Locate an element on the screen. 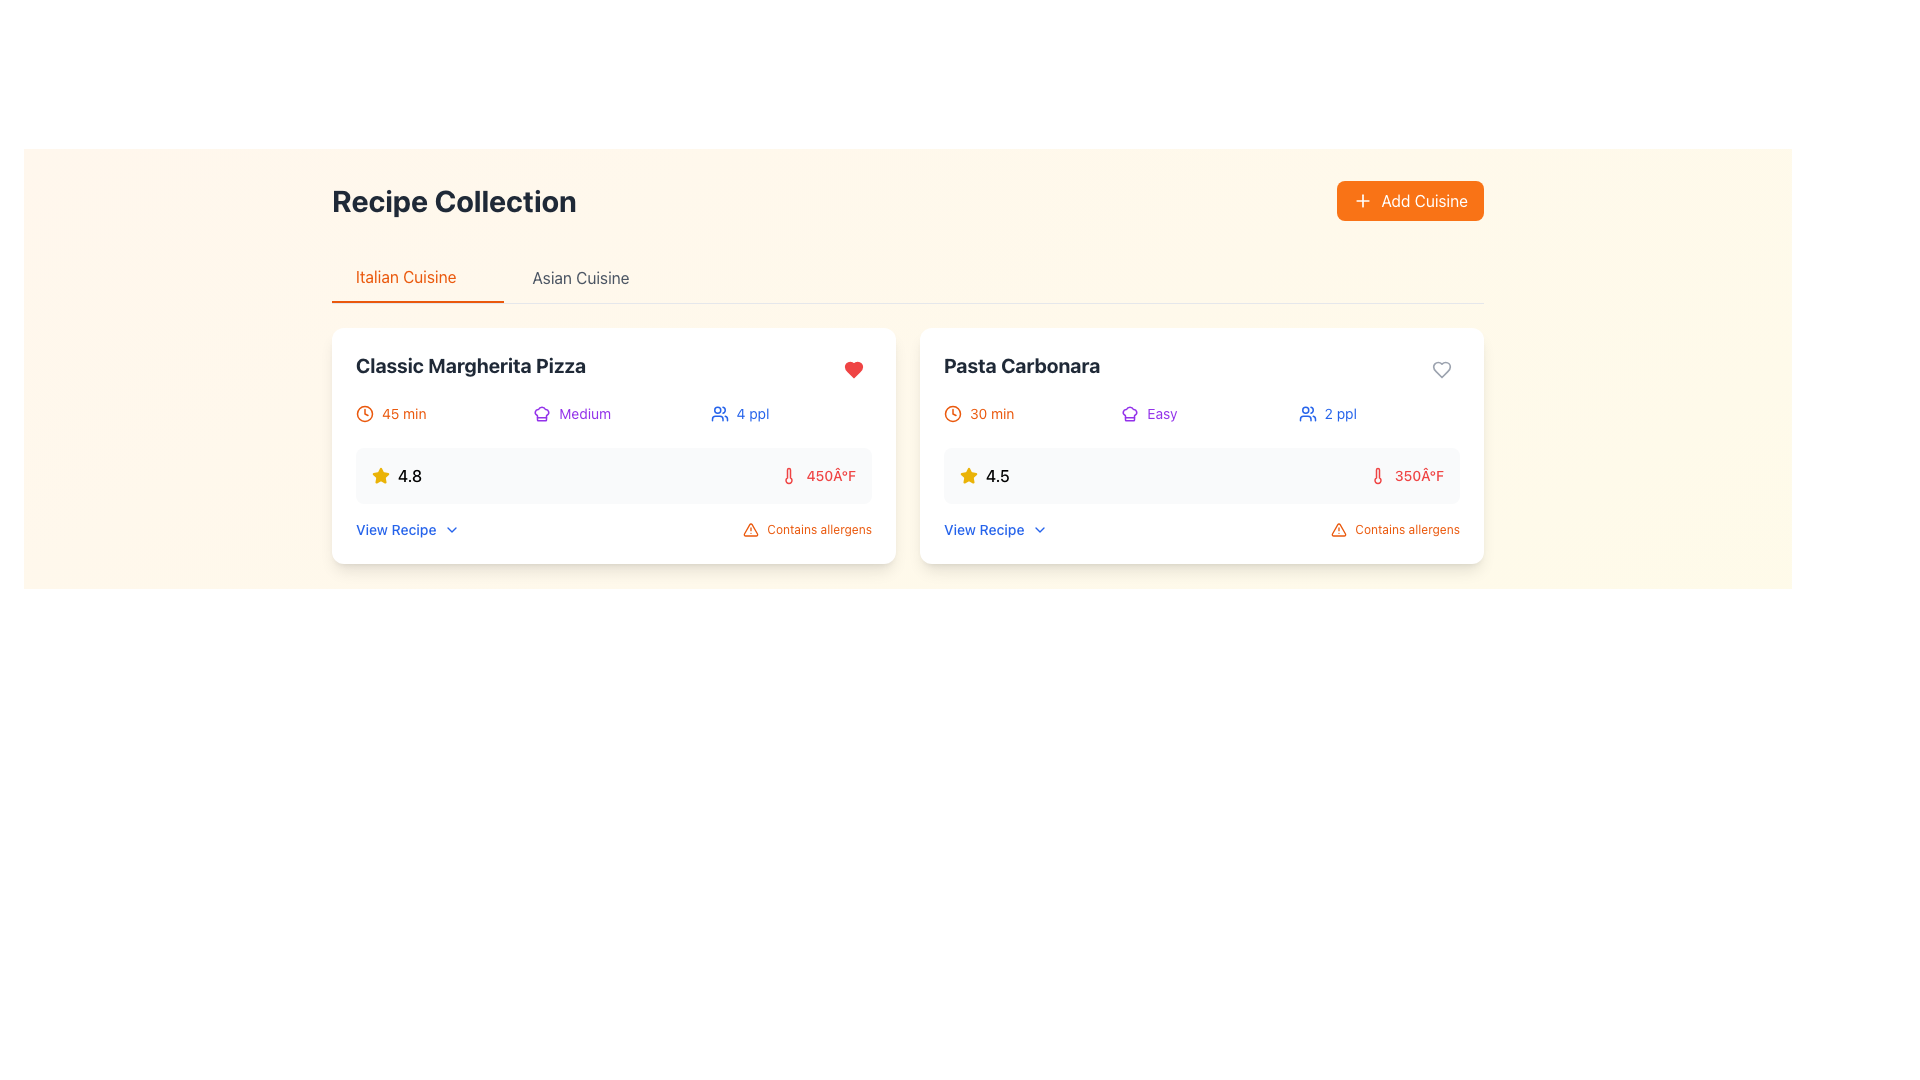  the text label that serves as a link or prompt for viewing recipe details, positioned centrally at the bottom of the left recipe card is located at coordinates (396, 528).